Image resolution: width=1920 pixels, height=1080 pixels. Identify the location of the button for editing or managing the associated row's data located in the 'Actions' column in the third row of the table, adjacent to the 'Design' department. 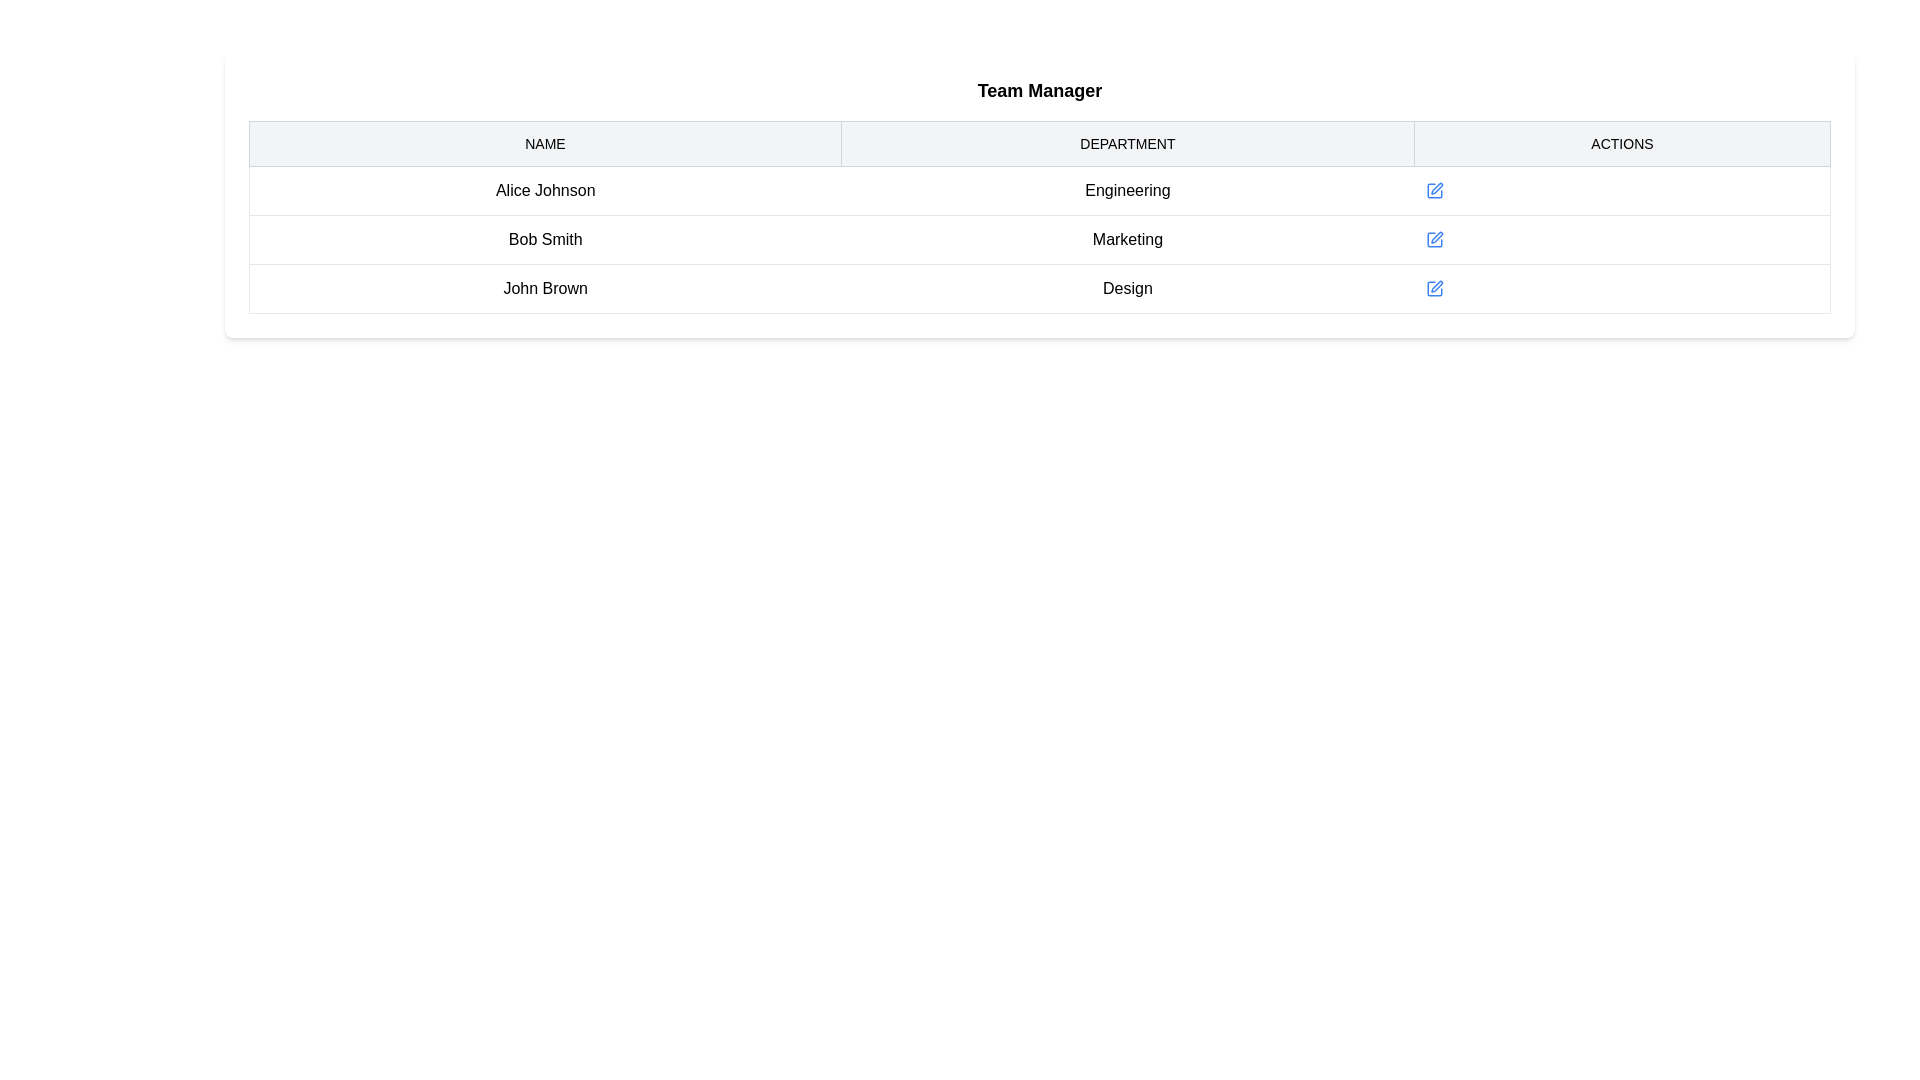
(1434, 289).